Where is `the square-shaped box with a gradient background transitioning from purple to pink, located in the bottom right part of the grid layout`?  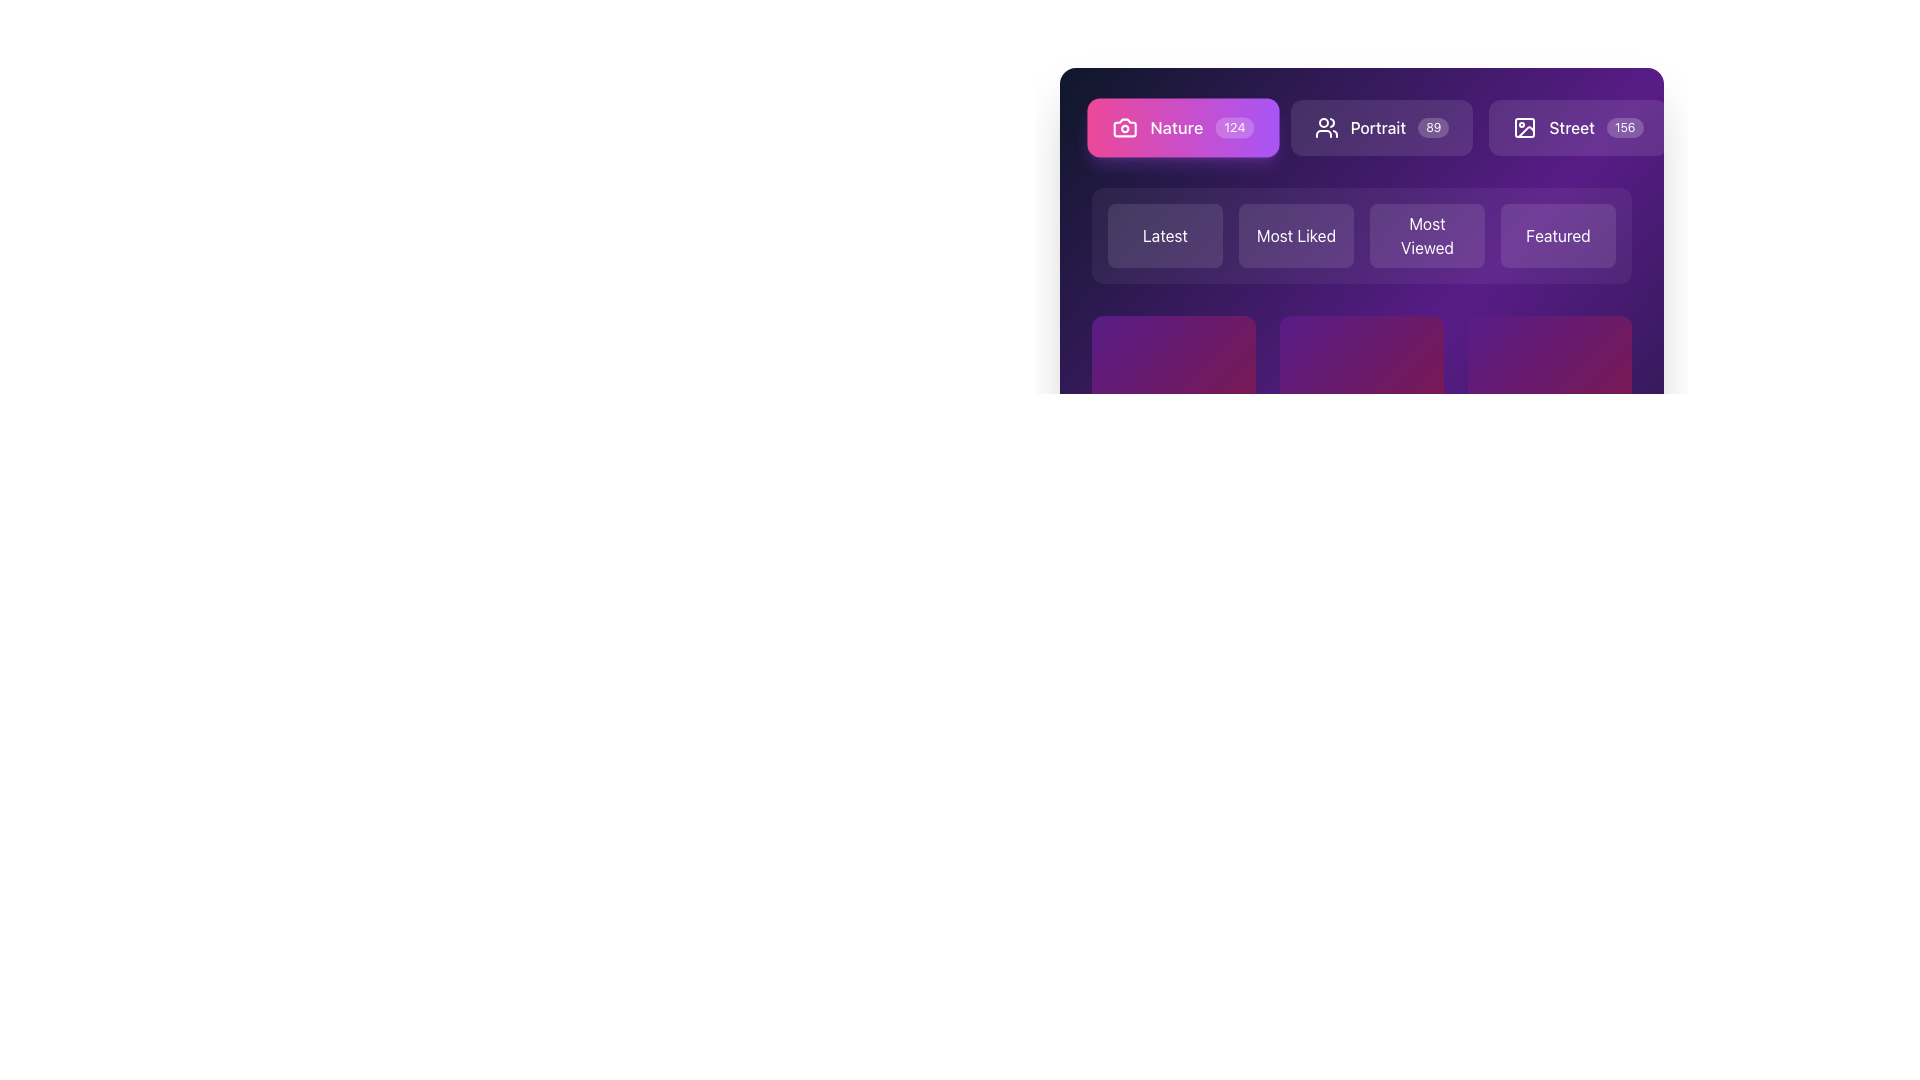 the square-shaped box with a gradient background transitioning from purple to pink, located in the bottom right part of the grid layout is located at coordinates (1549, 397).